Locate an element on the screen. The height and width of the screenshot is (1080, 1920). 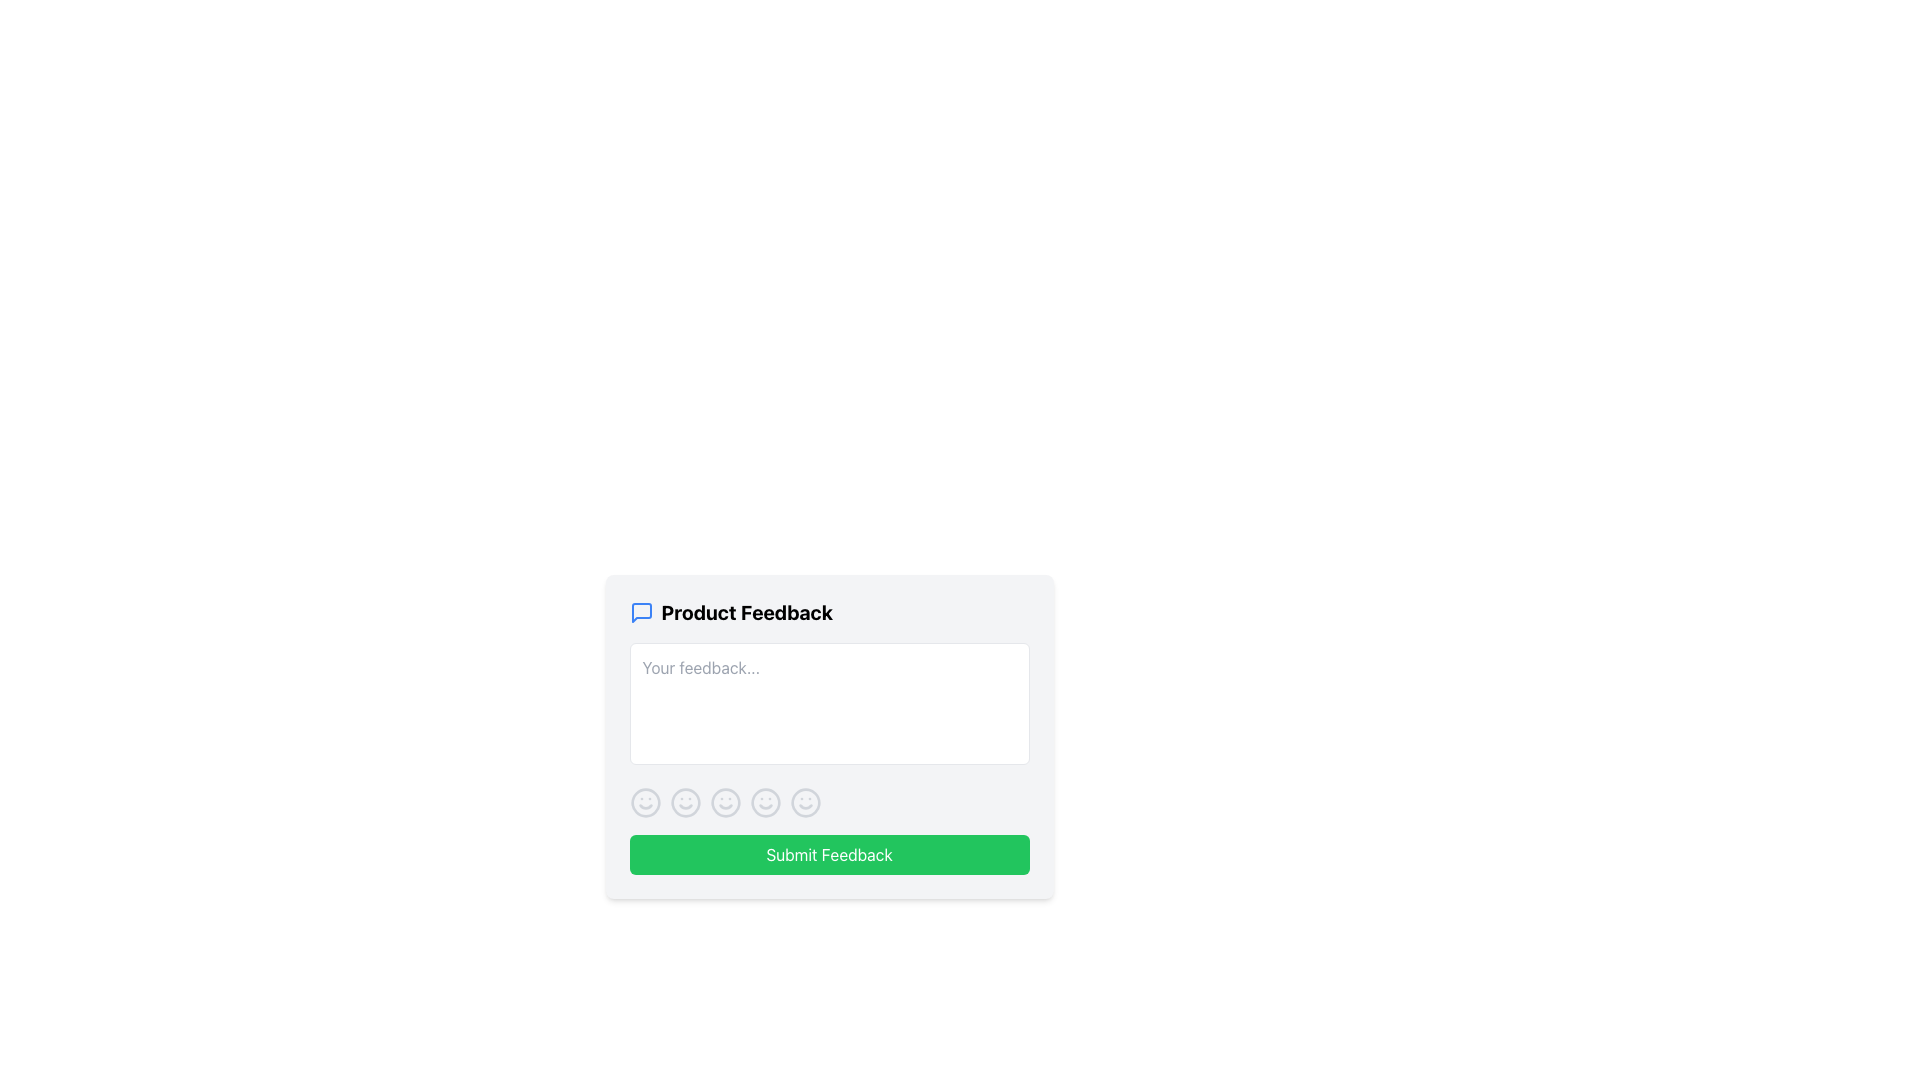
the central circular boundary of the emoji icon, which is the second from the left in a row of five emoji-like feedback buttons at the bottom of the feedback form interface is located at coordinates (724, 801).